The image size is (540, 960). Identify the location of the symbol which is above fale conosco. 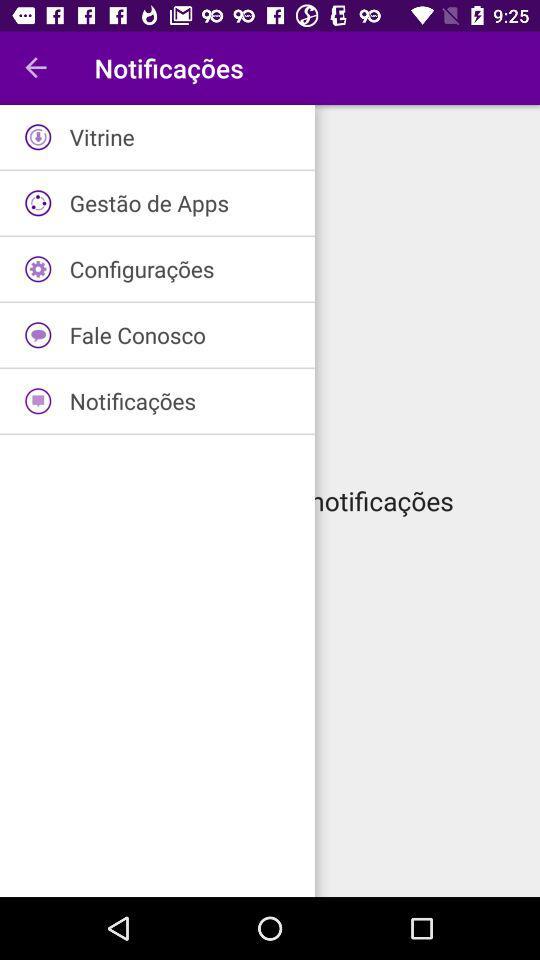
(38, 268).